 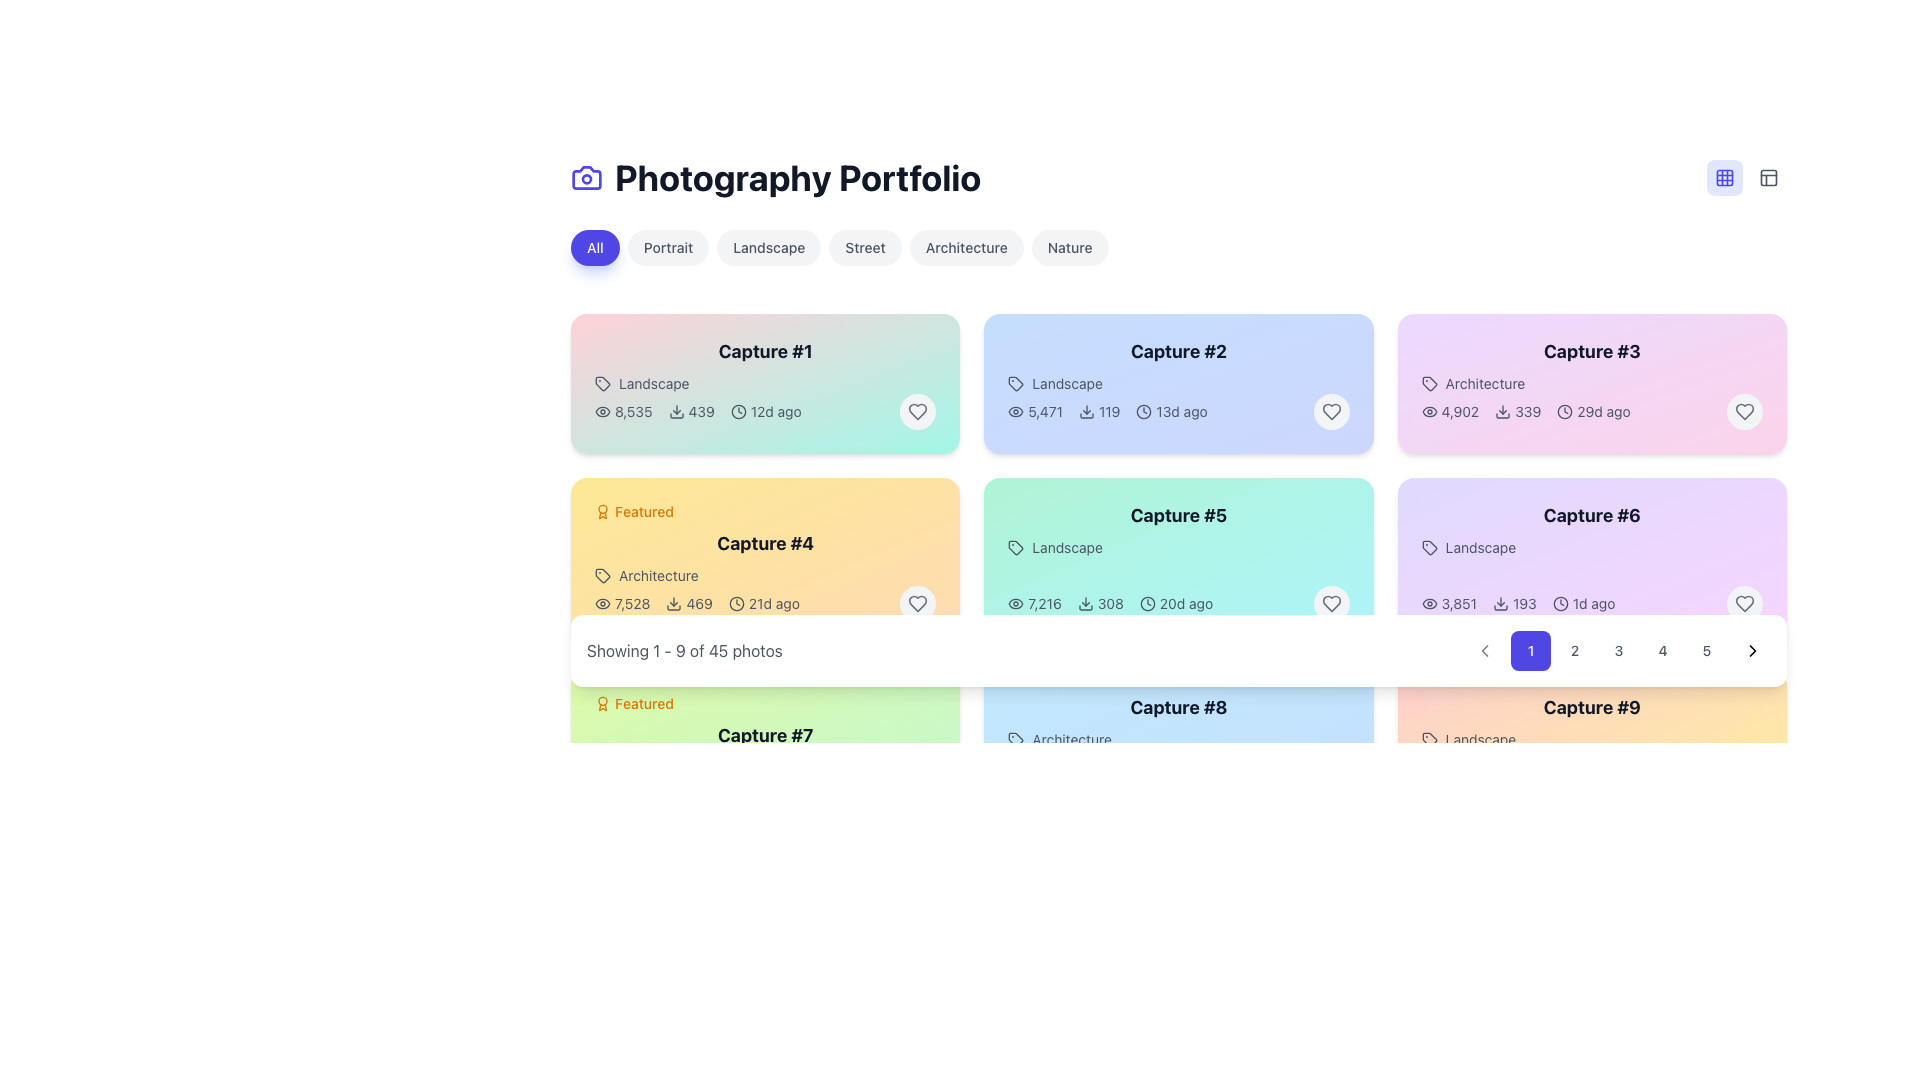 I want to click on the numeric label displaying '7,216' next to the 'eye' icon in the lower section of the card labeled 'Capture #5', so click(x=1035, y=603).